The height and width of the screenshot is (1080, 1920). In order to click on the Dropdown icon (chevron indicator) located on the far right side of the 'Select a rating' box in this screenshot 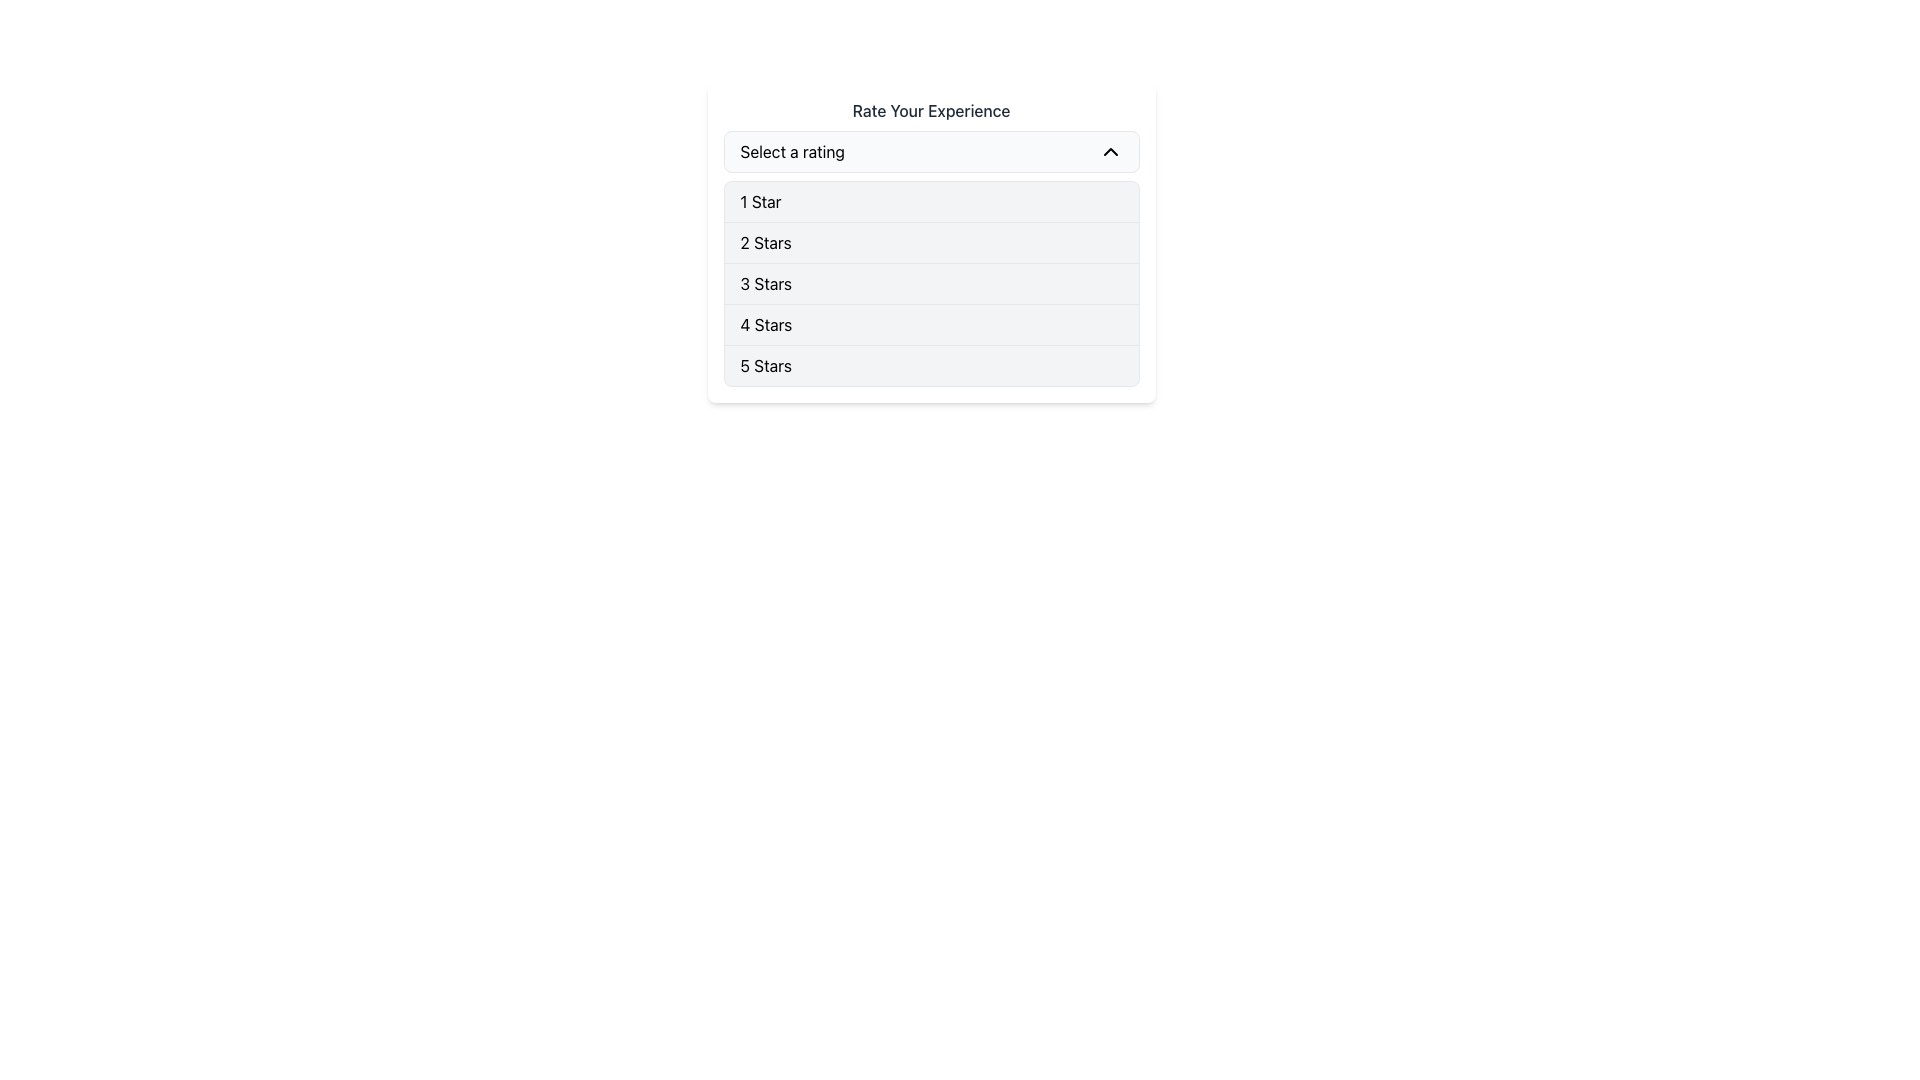, I will do `click(1109, 150)`.